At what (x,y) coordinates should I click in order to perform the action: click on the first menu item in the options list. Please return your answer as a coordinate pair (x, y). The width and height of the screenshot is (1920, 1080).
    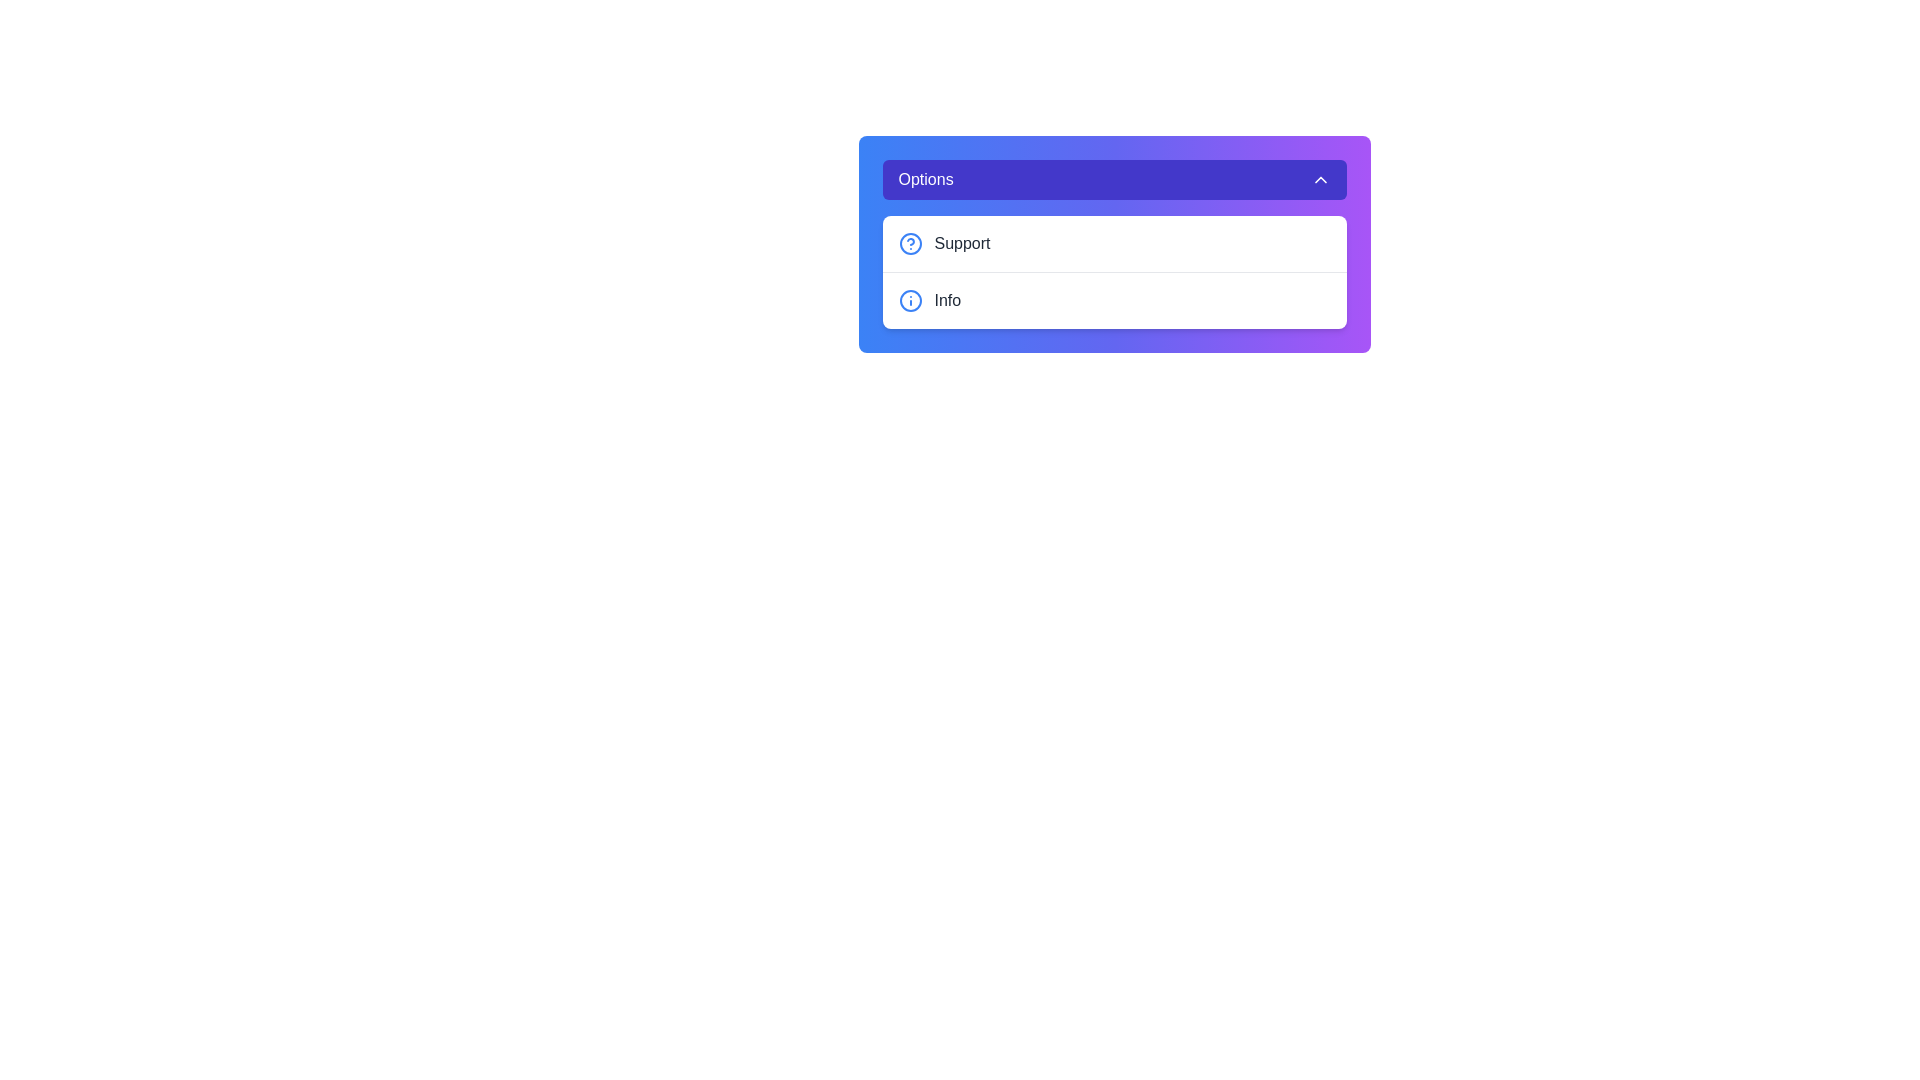
    Looking at the image, I should click on (1113, 243).